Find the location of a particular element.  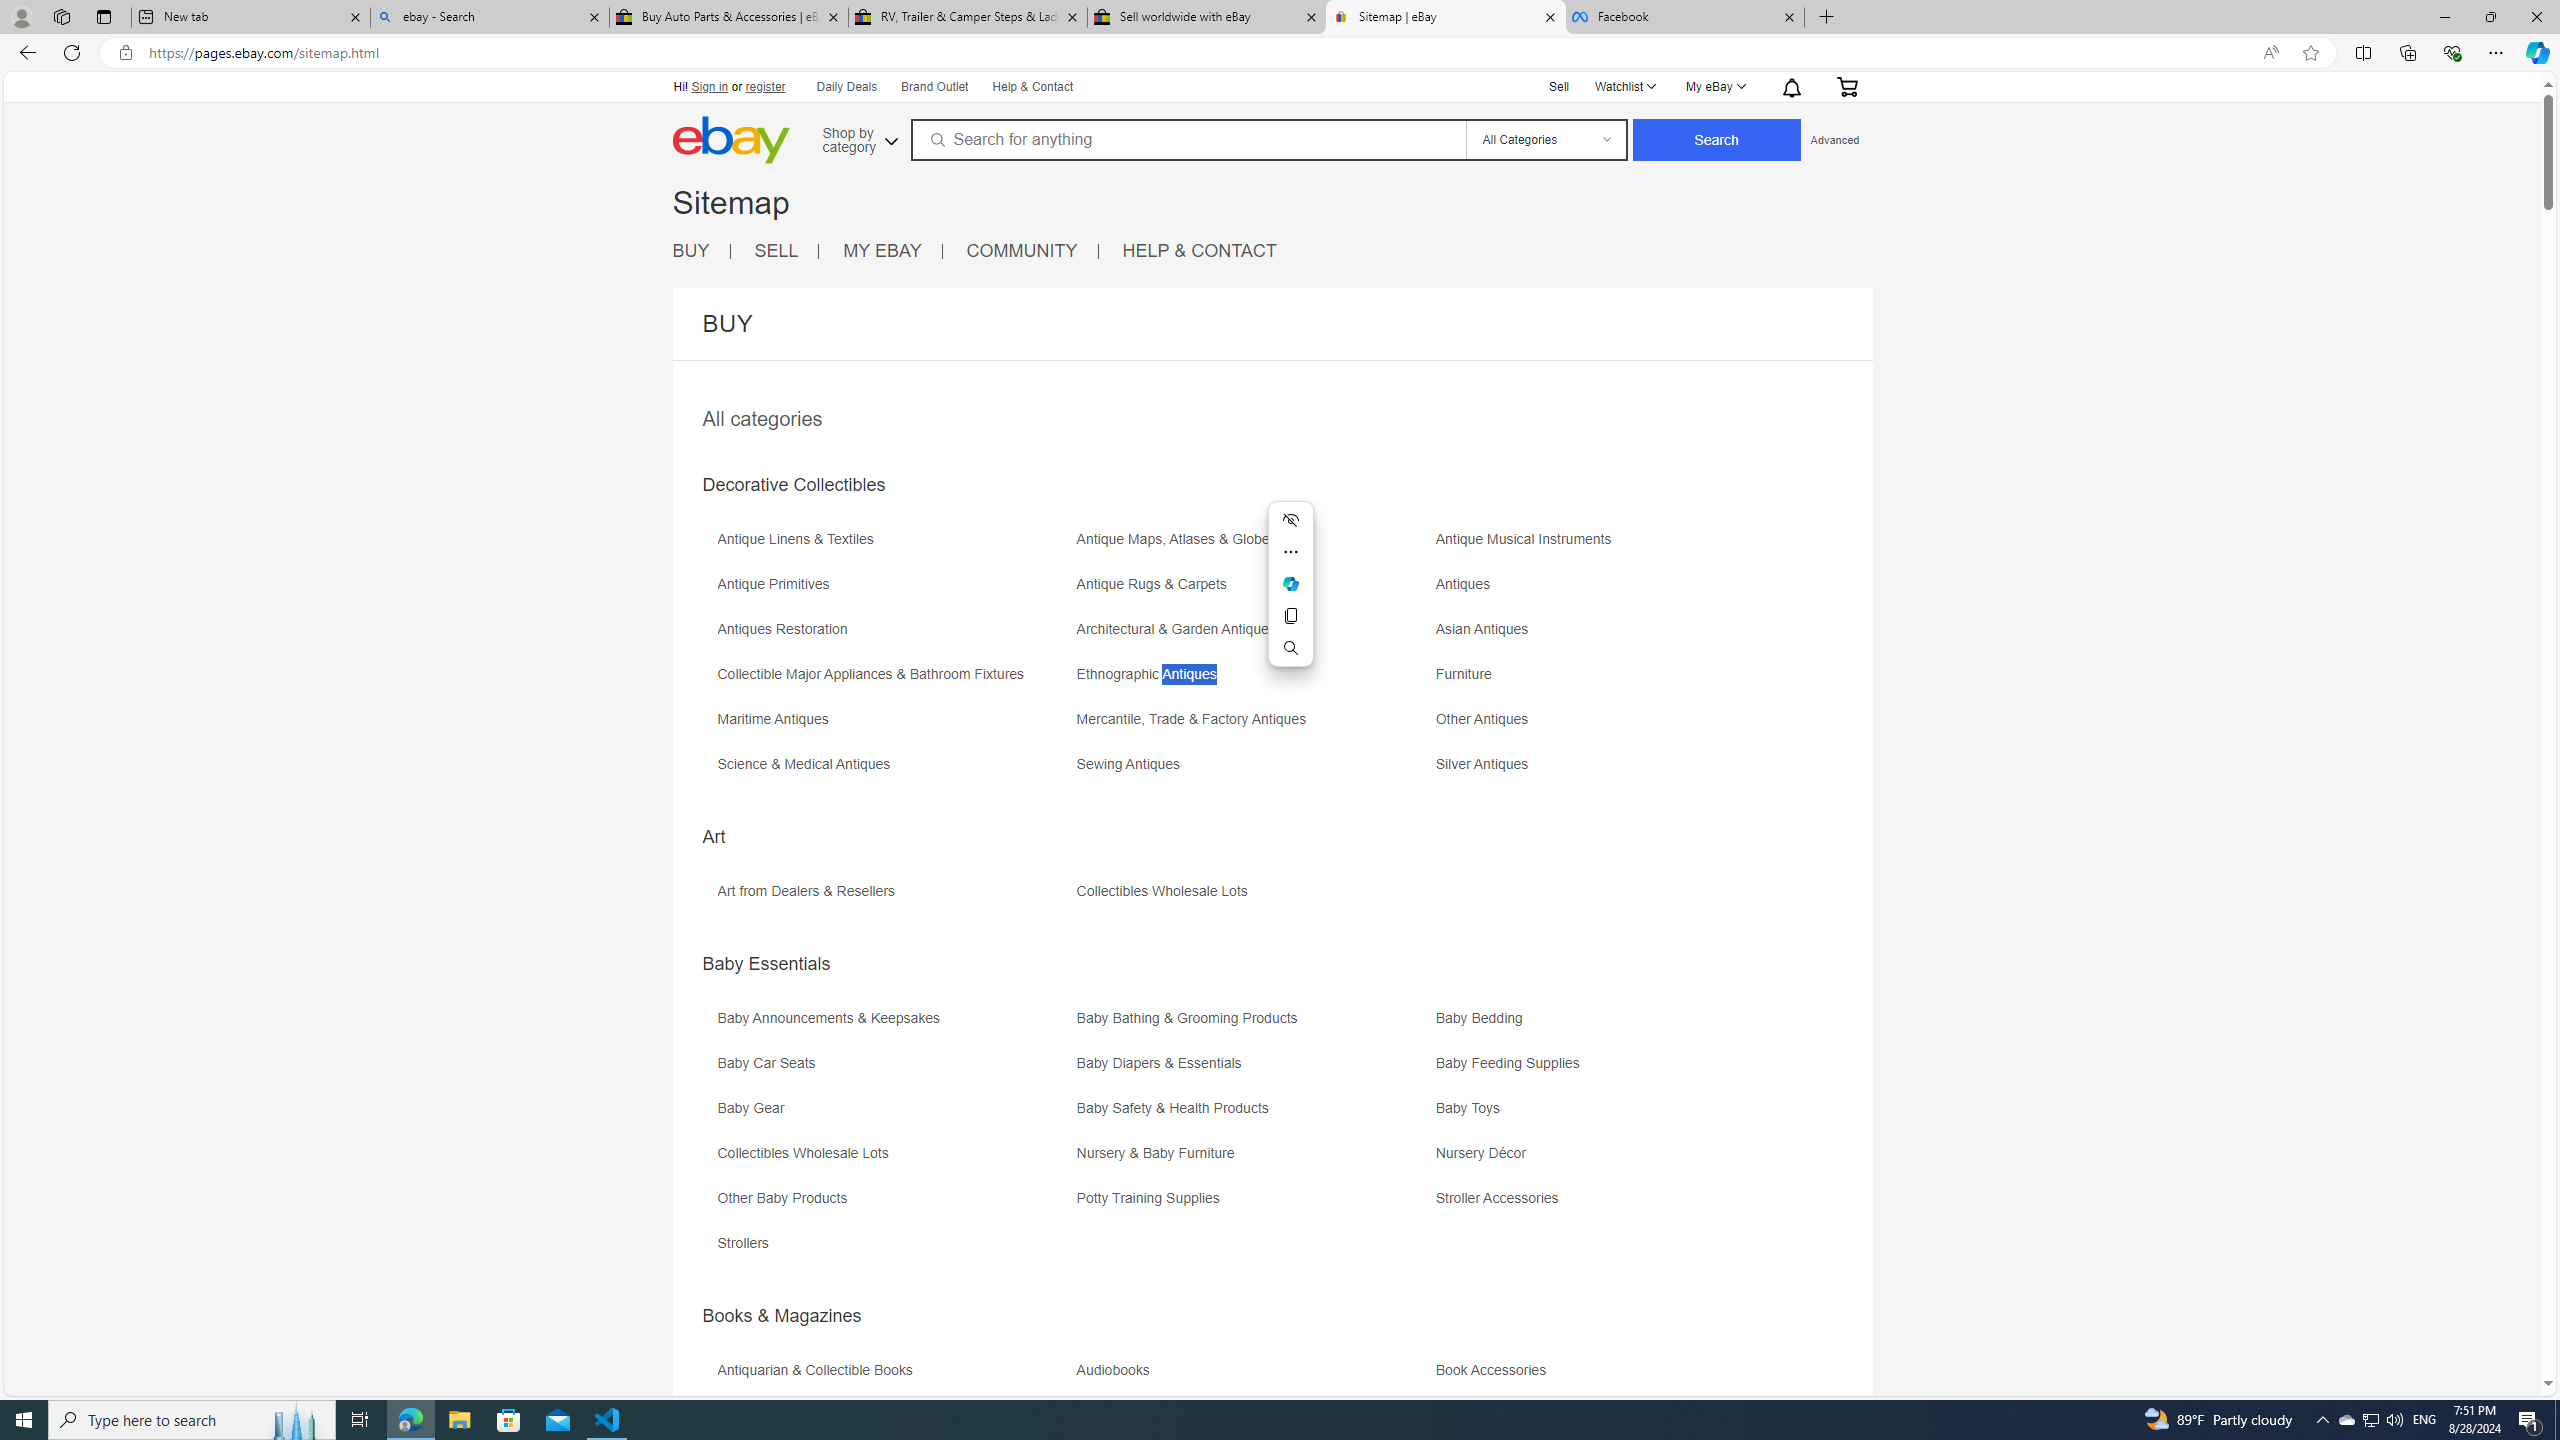

'SELL' is located at coordinates (775, 249).